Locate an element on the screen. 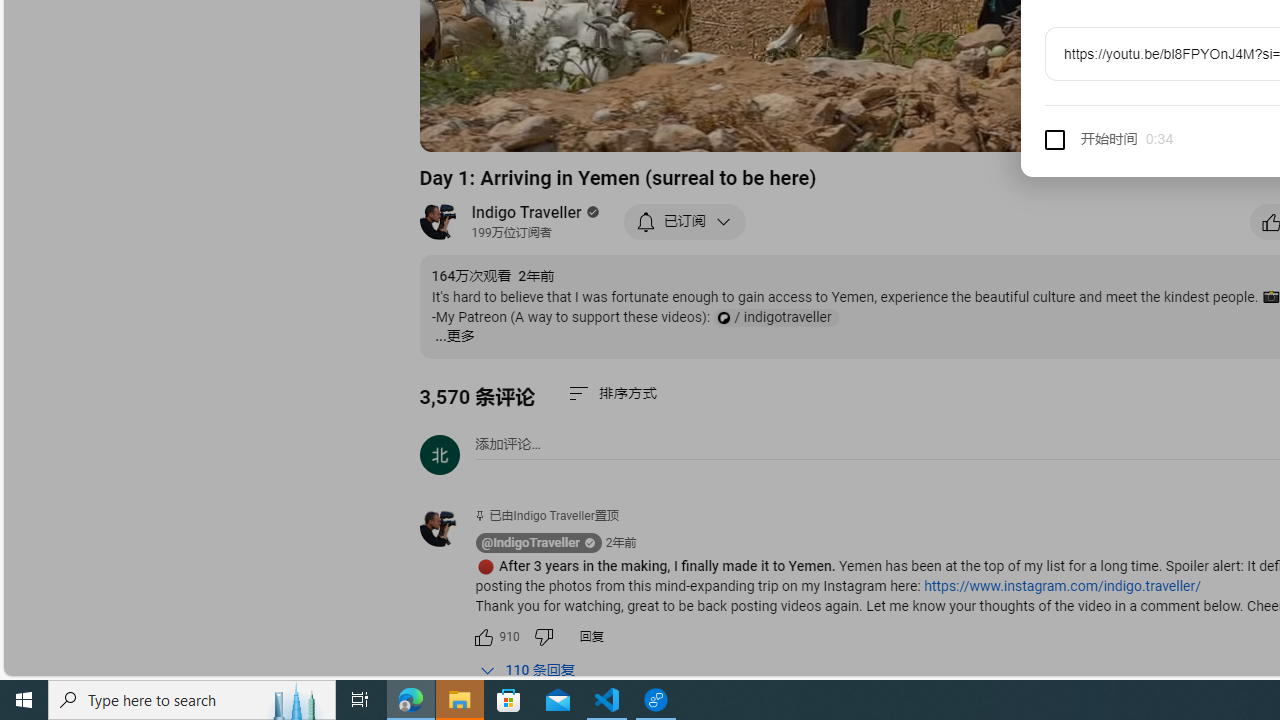 The image size is (1280, 720). 'AutomationID: simplebox-placeholder' is located at coordinates (508, 443).